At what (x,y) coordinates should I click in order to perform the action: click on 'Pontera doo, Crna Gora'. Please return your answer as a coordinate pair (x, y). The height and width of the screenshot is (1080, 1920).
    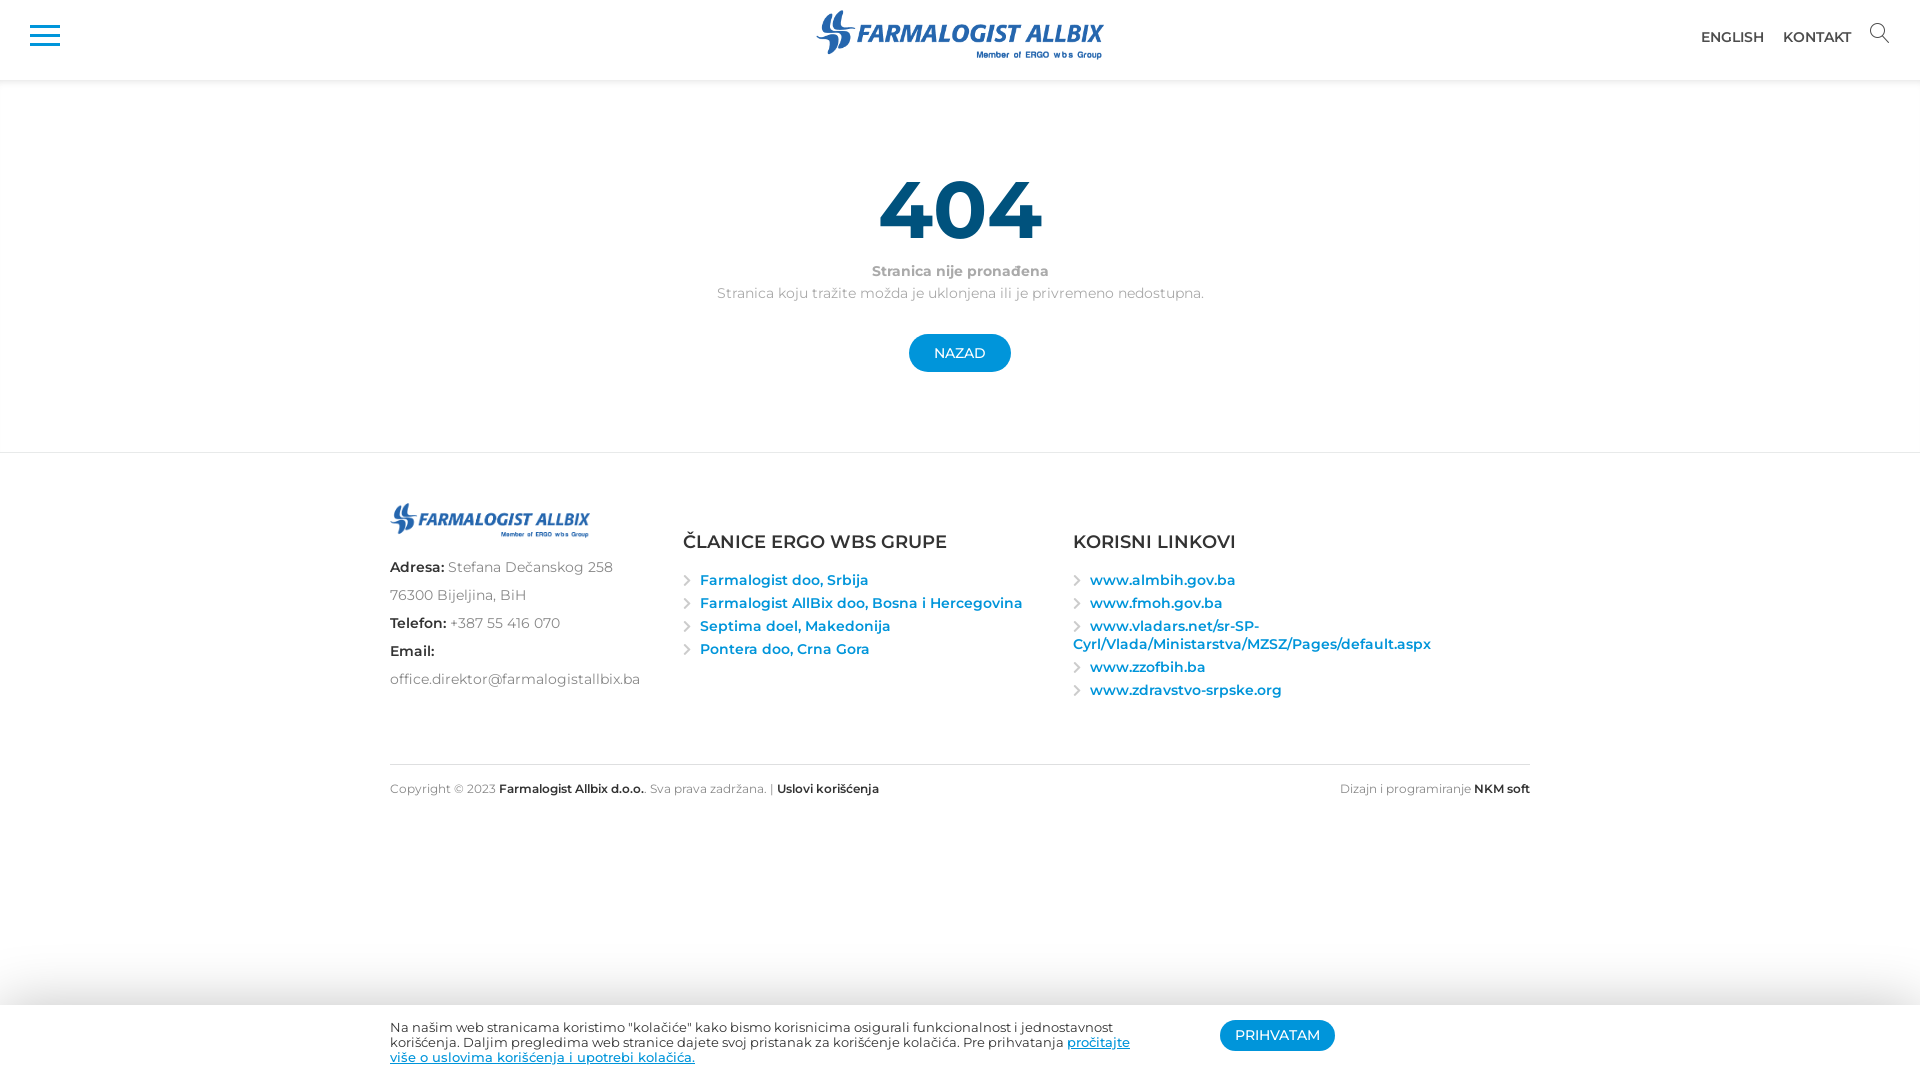
    Looking at the image, I should click on (784, 648).